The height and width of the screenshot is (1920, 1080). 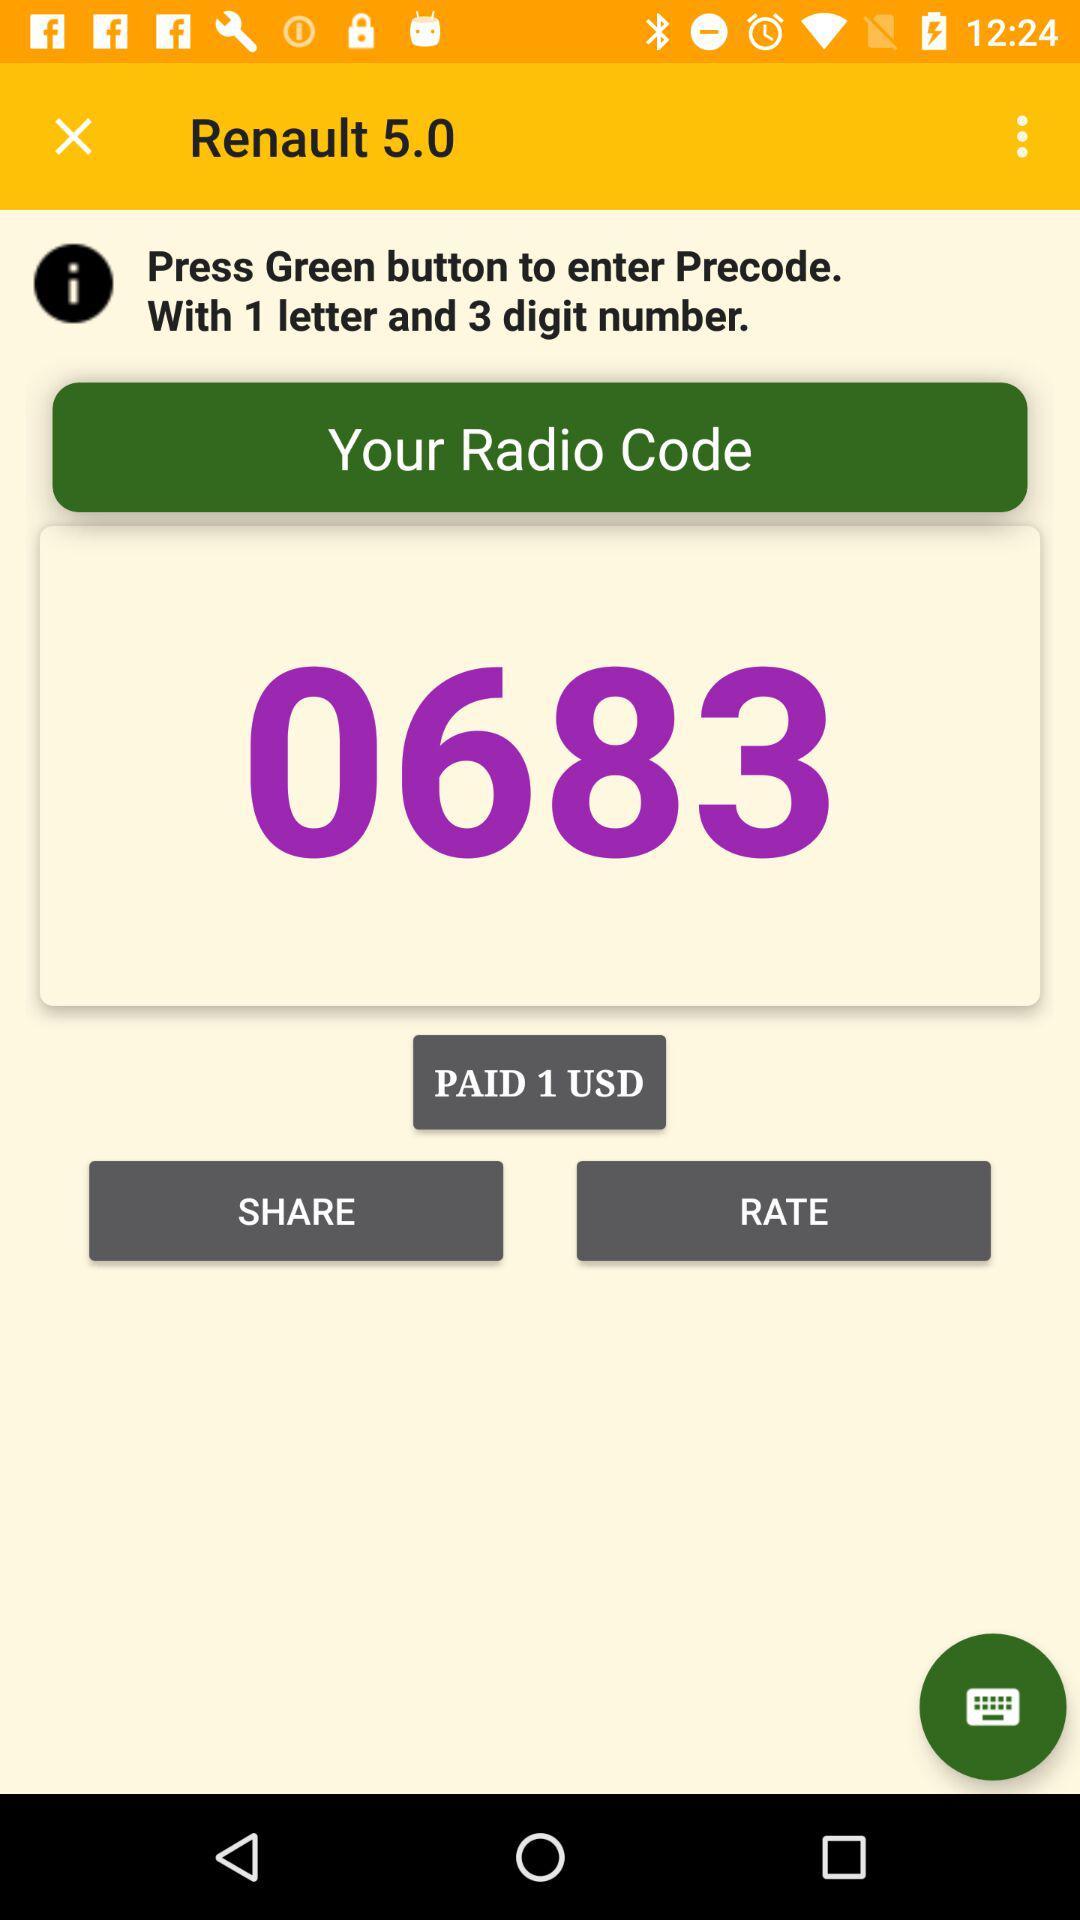 I want to click on item to the left of rate item, so click(x=296, y=1209).